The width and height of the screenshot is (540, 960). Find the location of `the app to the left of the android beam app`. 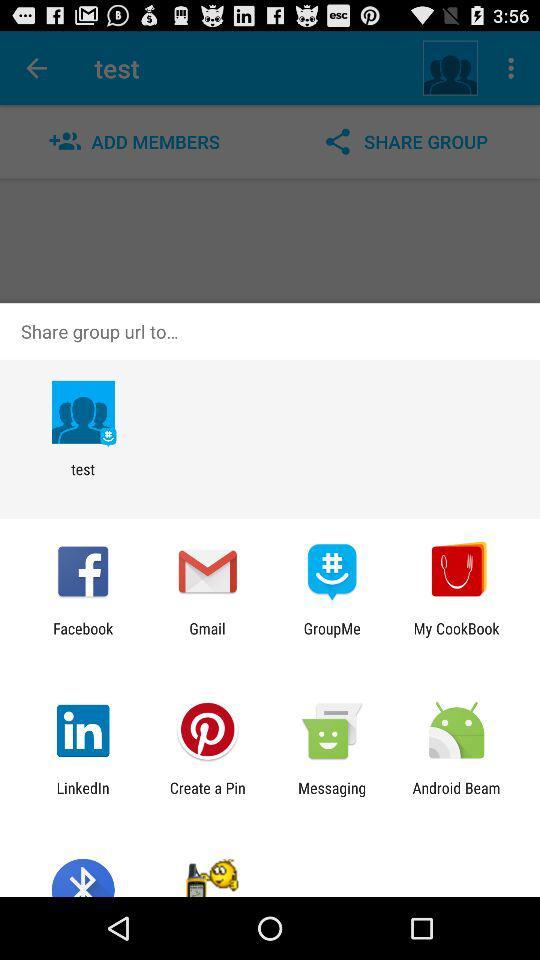

the app to the left of the android beam app is located at coordinates (332, 796).